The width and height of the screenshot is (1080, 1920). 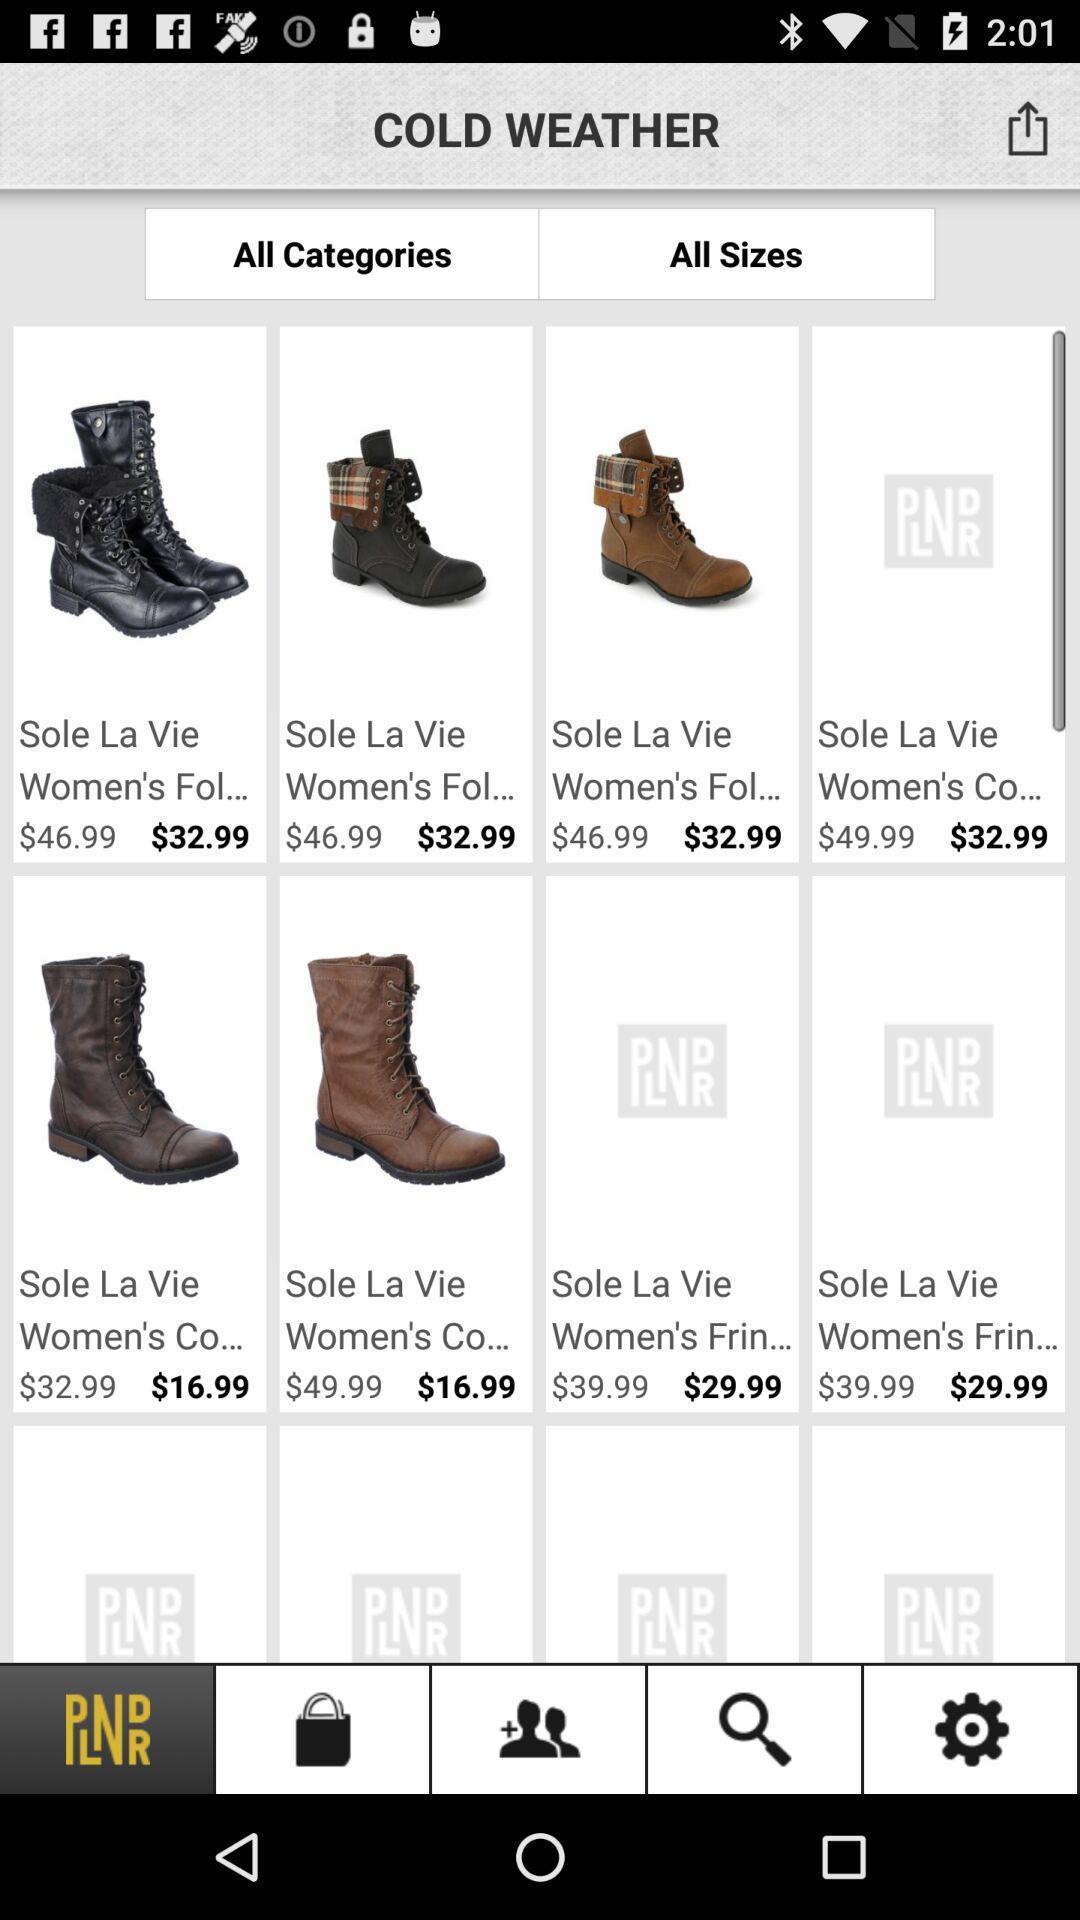 I want to click on the share icon, so click(x=1027, y=136).